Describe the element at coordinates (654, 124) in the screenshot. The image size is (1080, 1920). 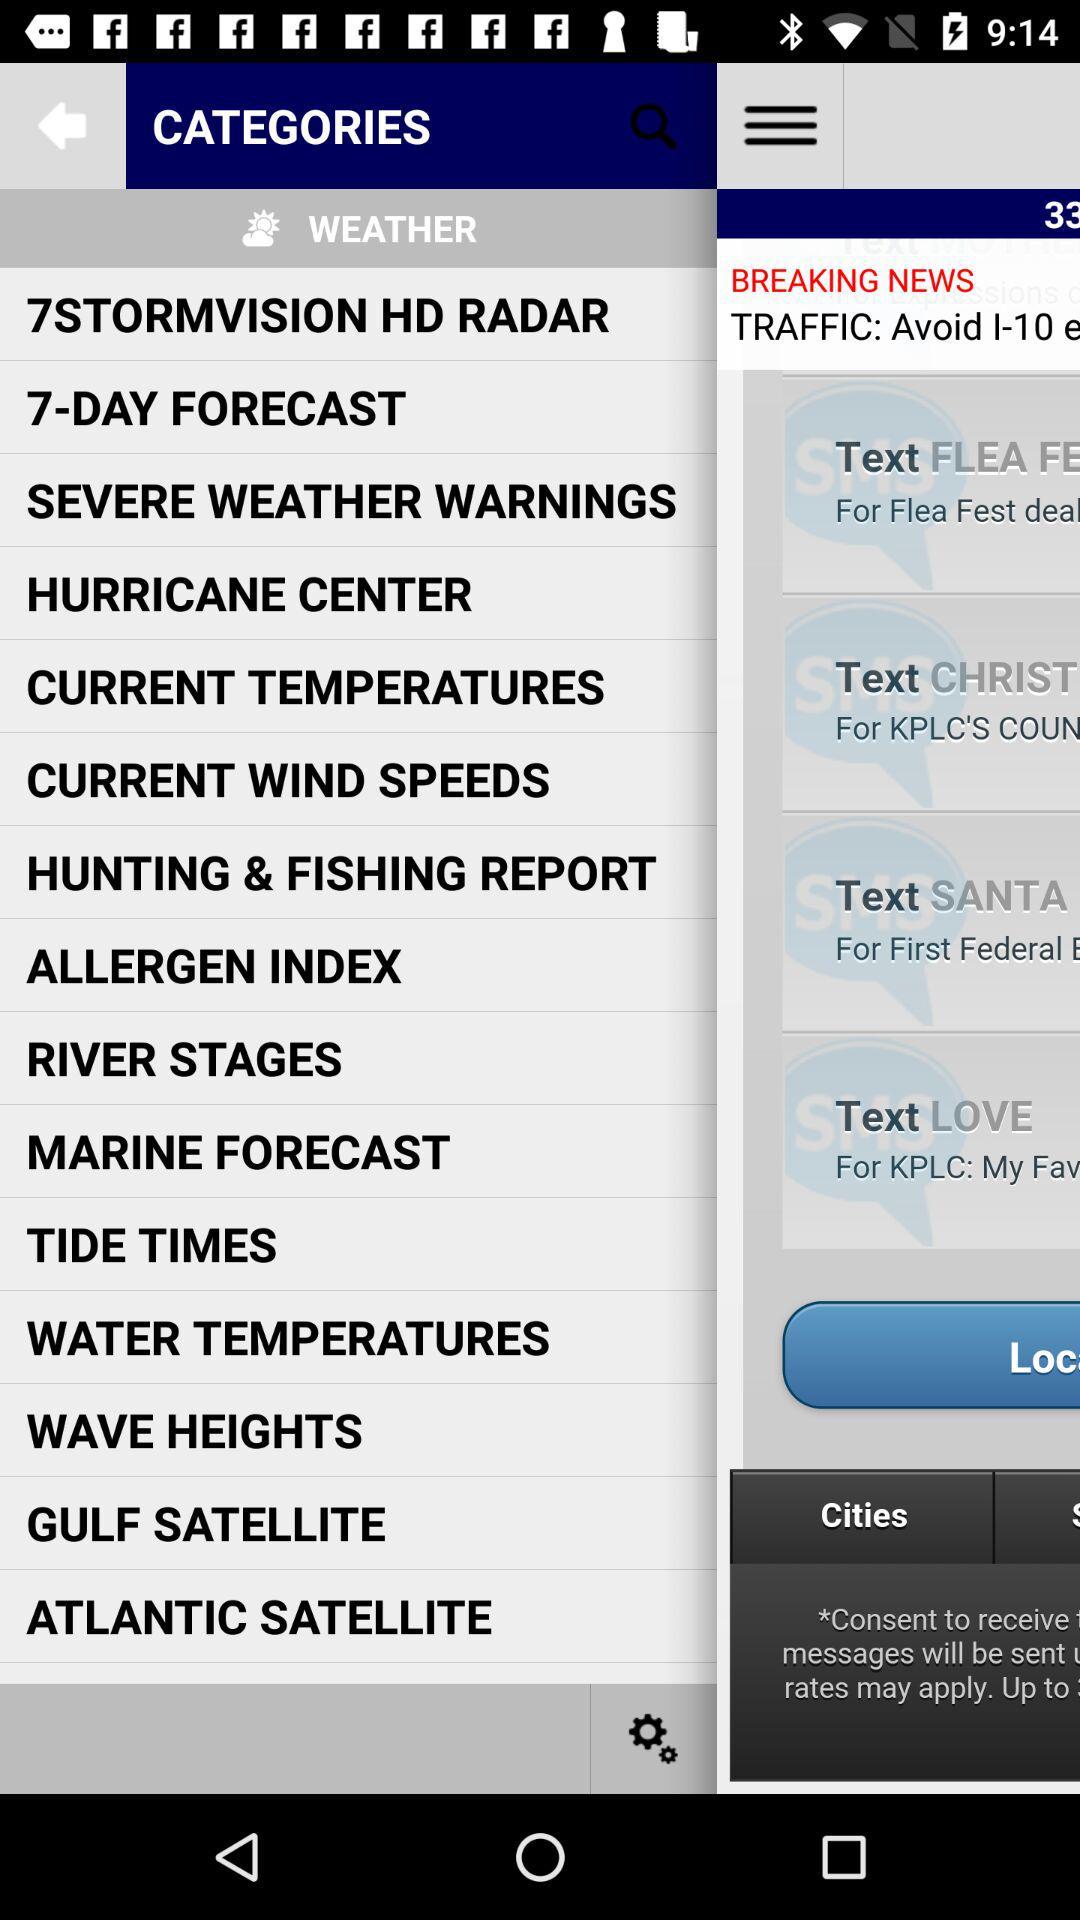
I see `the search icon` at that location.